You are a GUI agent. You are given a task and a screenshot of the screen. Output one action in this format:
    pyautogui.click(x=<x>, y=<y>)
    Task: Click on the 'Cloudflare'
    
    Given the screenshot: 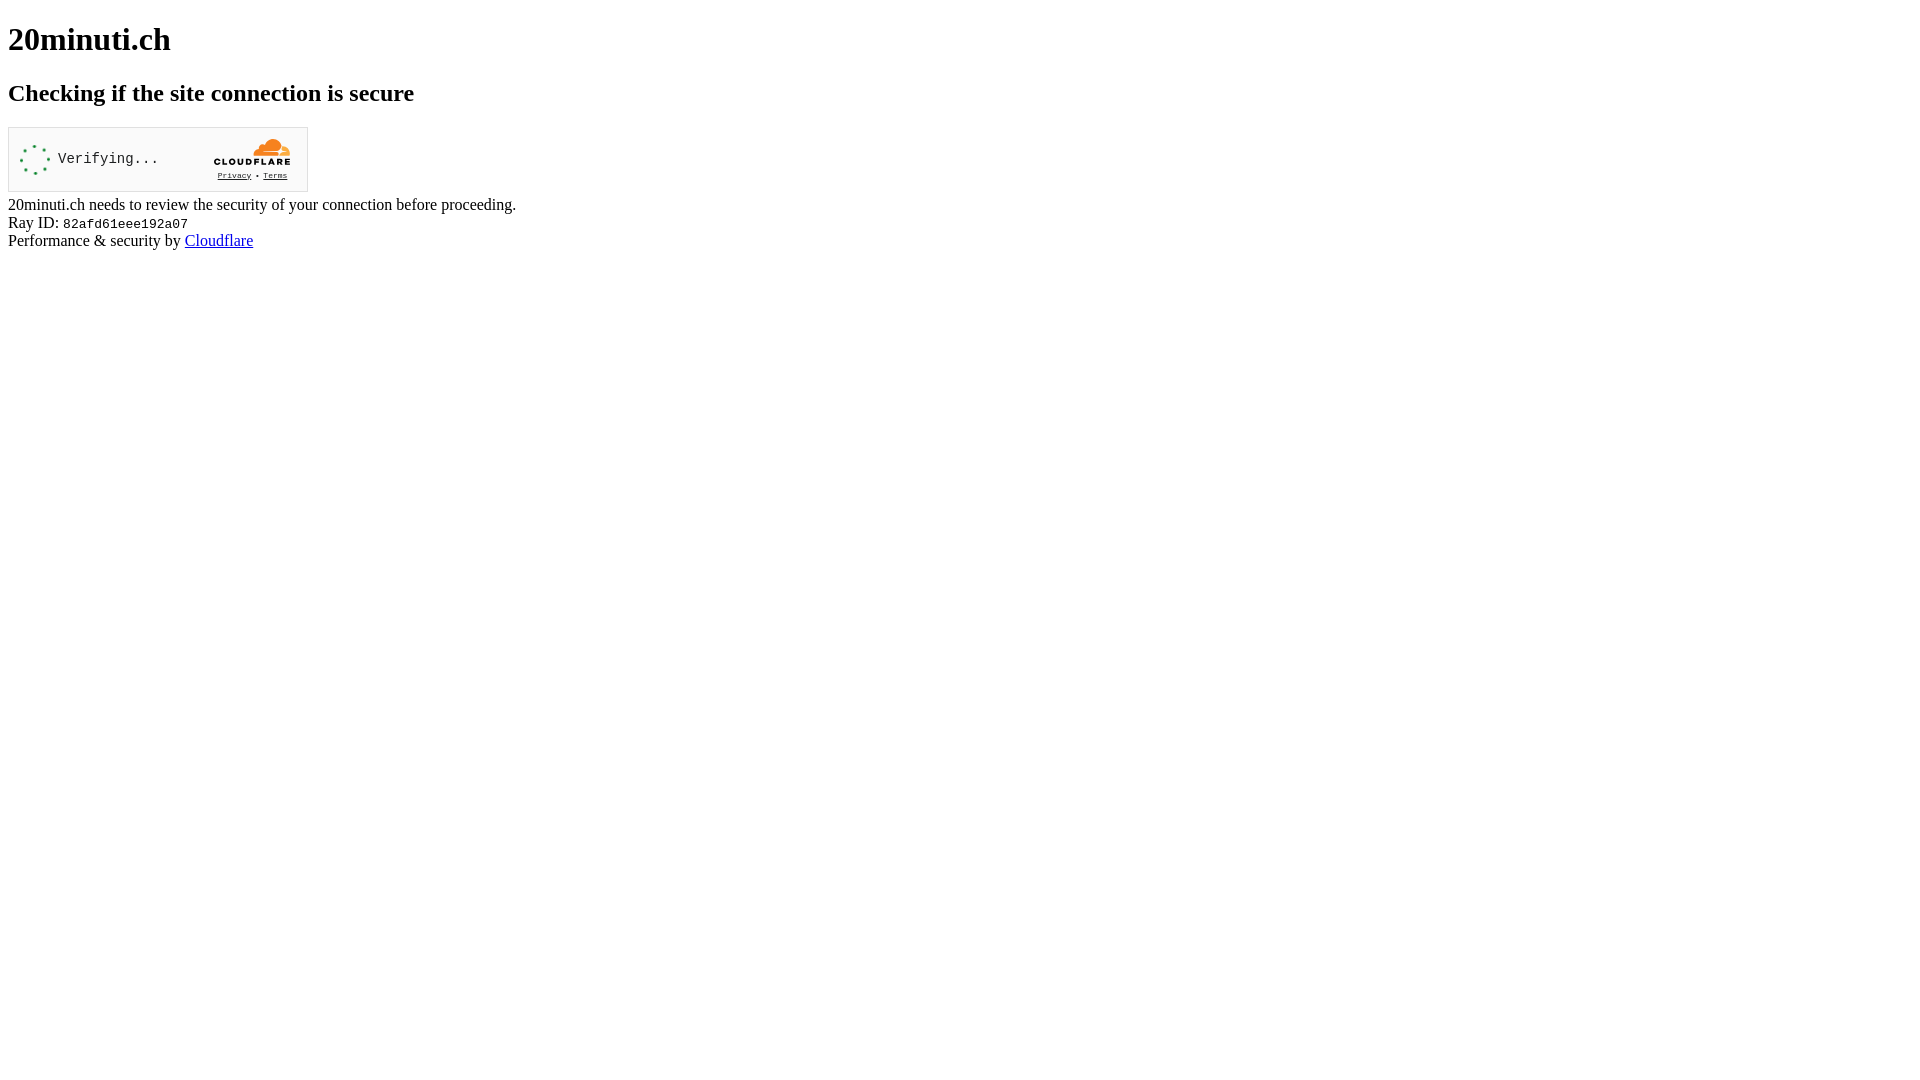 What is the action you would take?
    pyautogui.click(x=219, y=239)
    